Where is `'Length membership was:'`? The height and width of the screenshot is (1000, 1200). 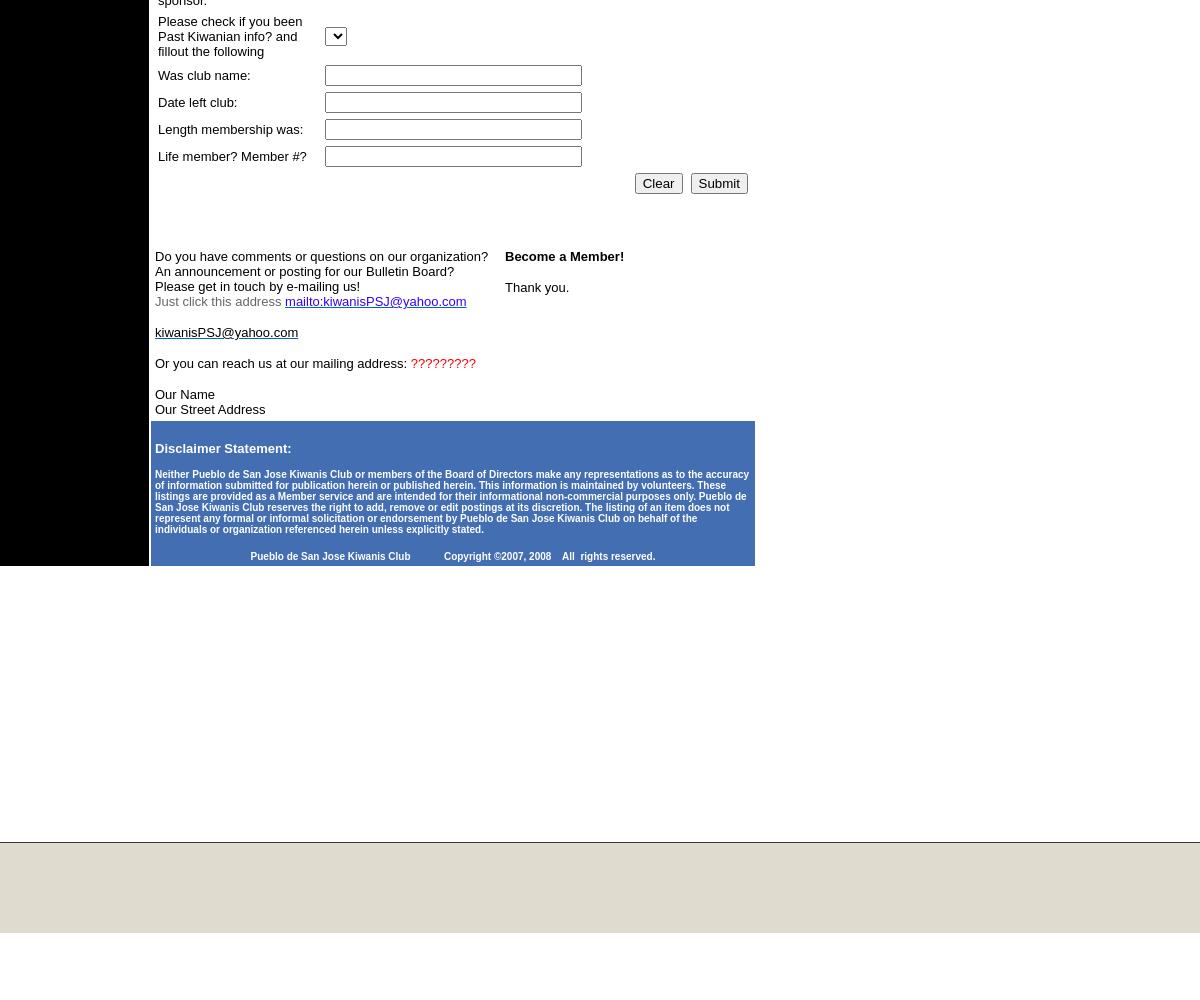 'Length membership was:' is located at coordinates (157, 129).